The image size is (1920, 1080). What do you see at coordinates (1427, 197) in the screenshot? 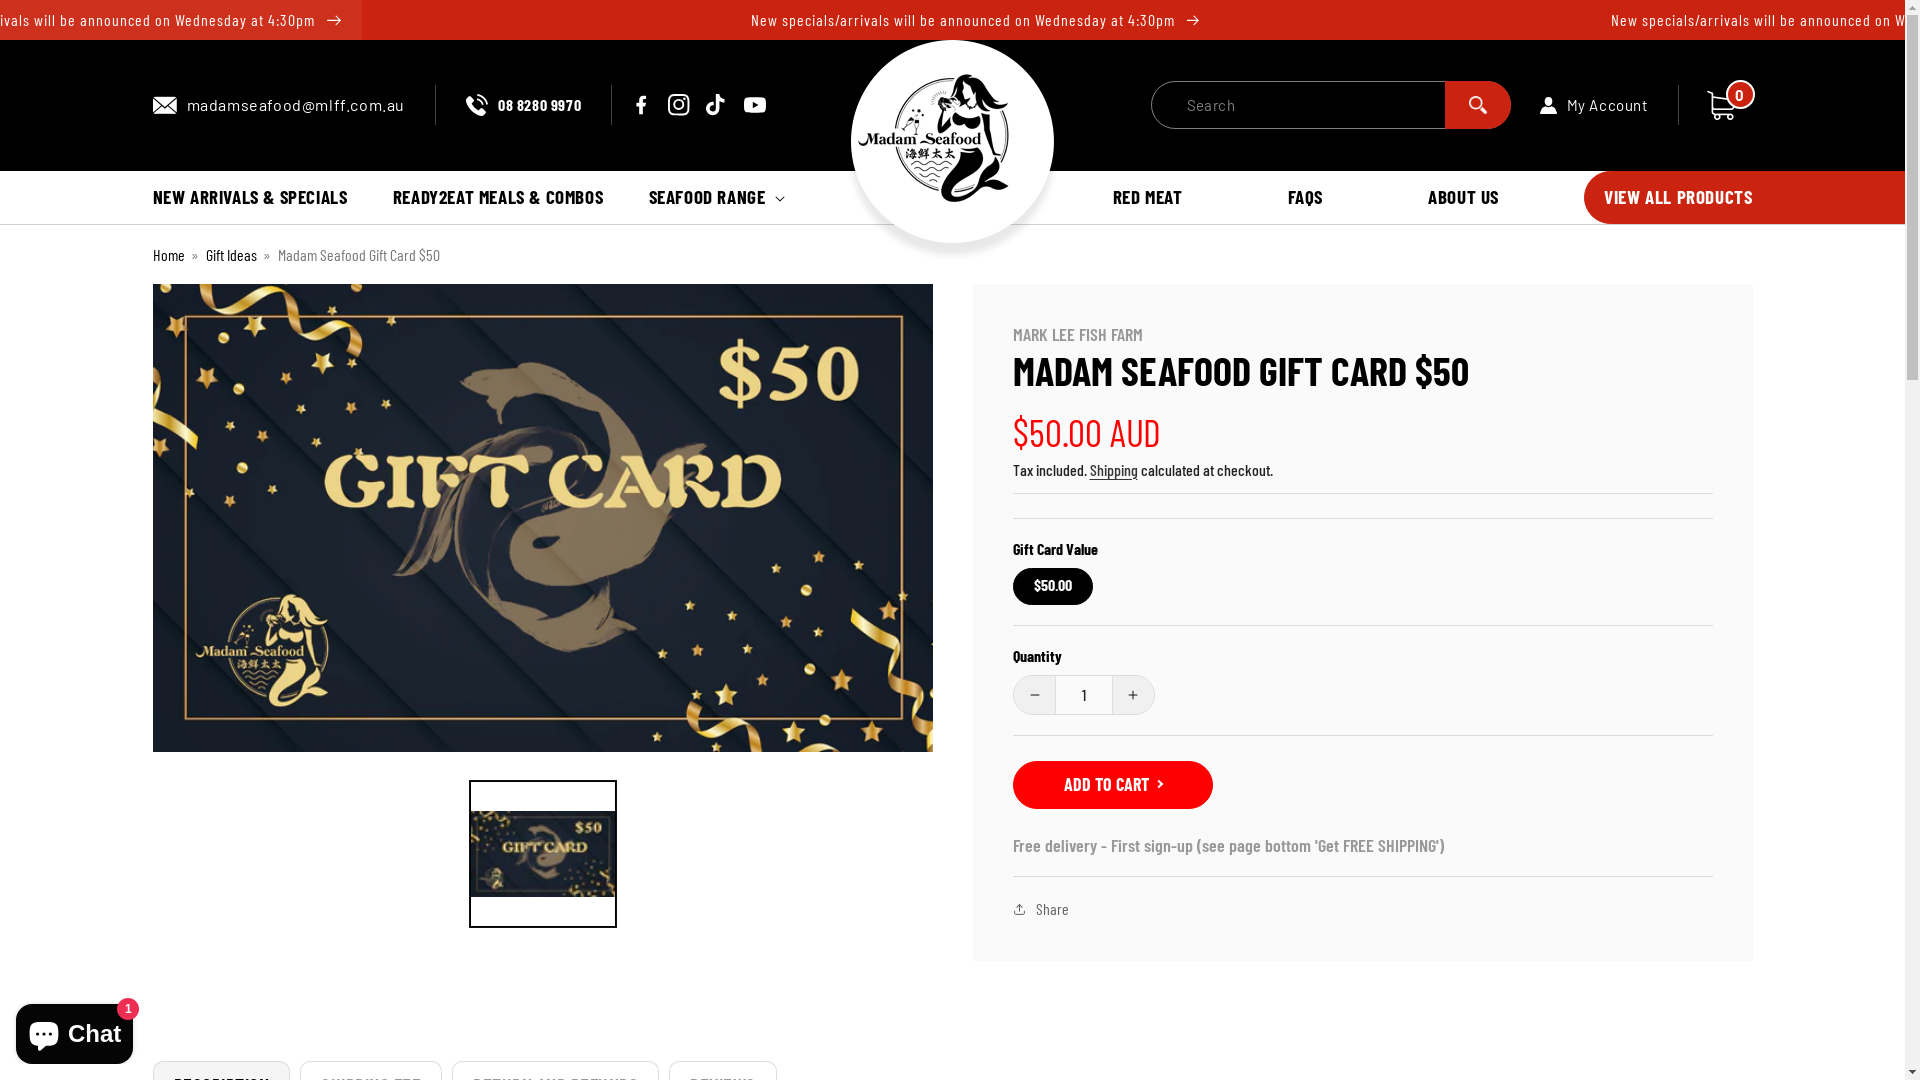
I see `'ABOUT US'` at bounding box center [1427, 197].